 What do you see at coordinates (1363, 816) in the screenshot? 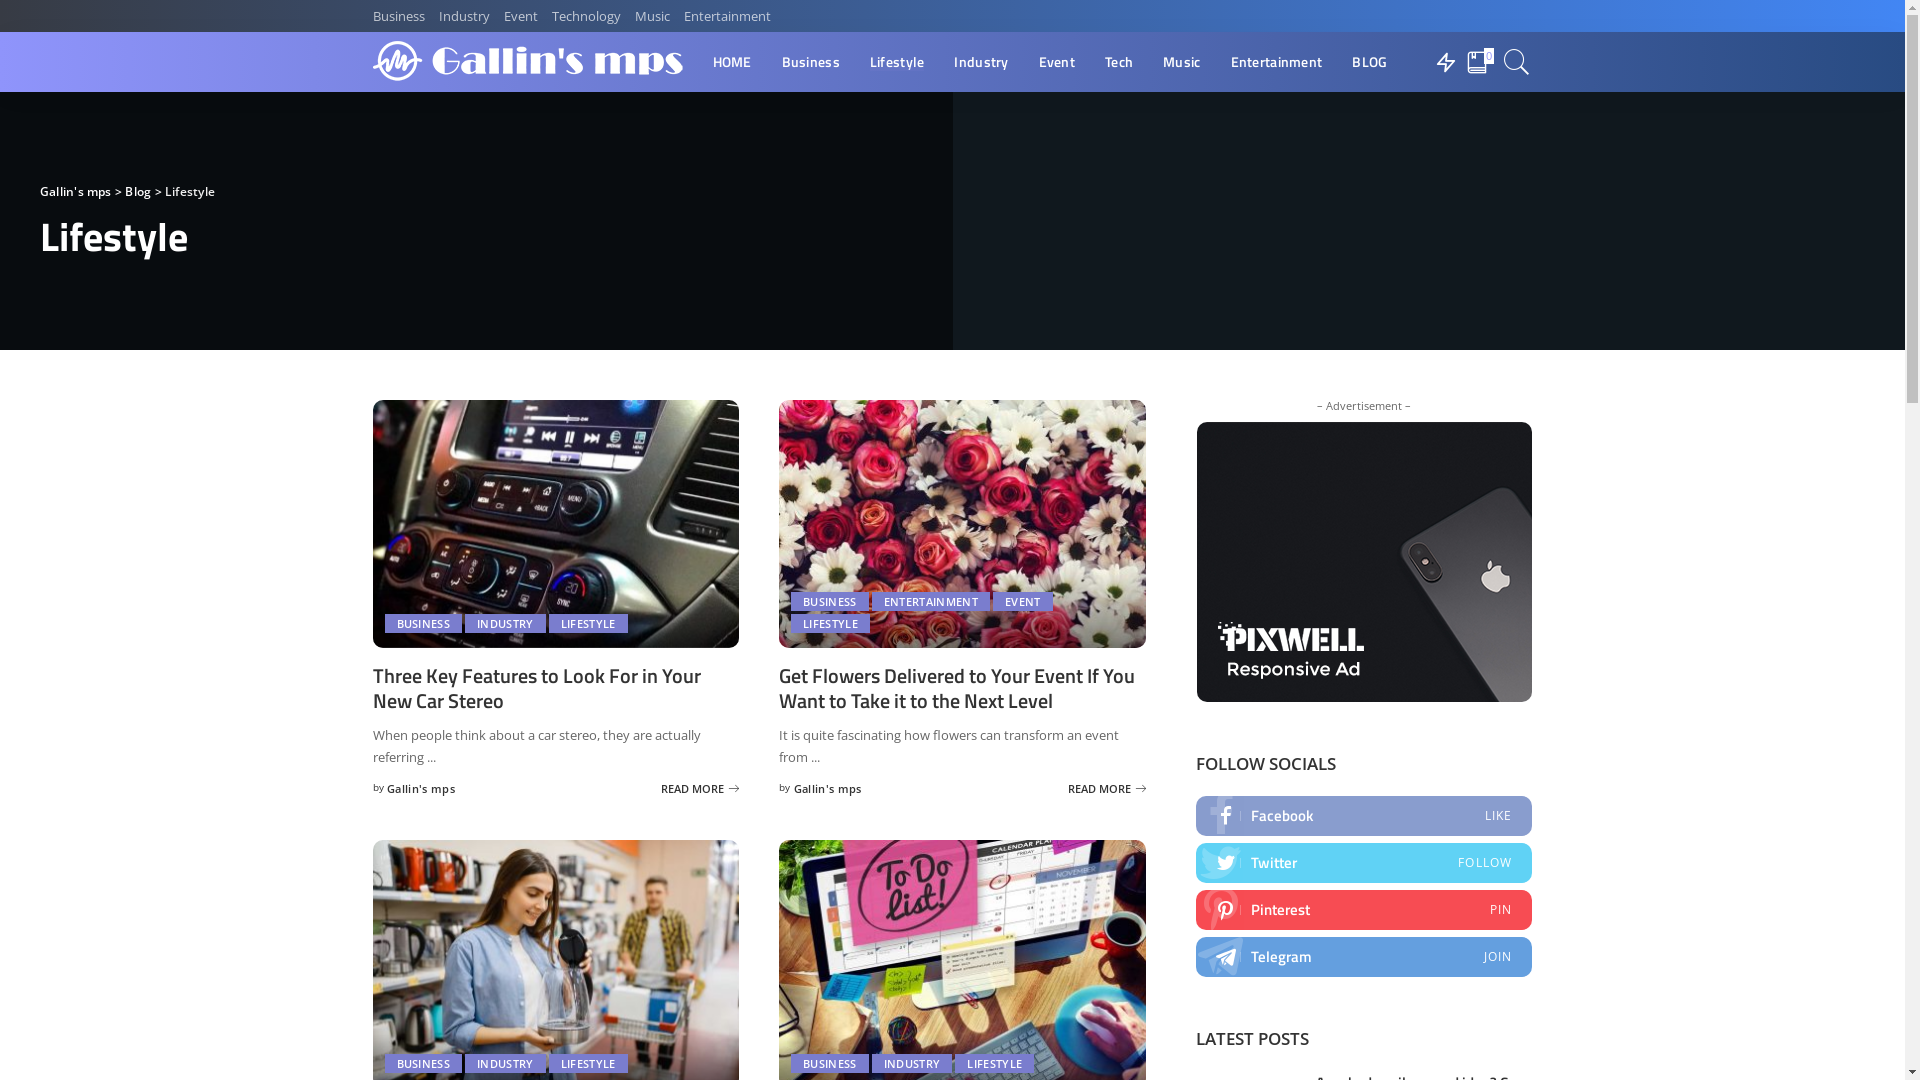
I see `'Facebook'` at bounding box center [1363, 816].